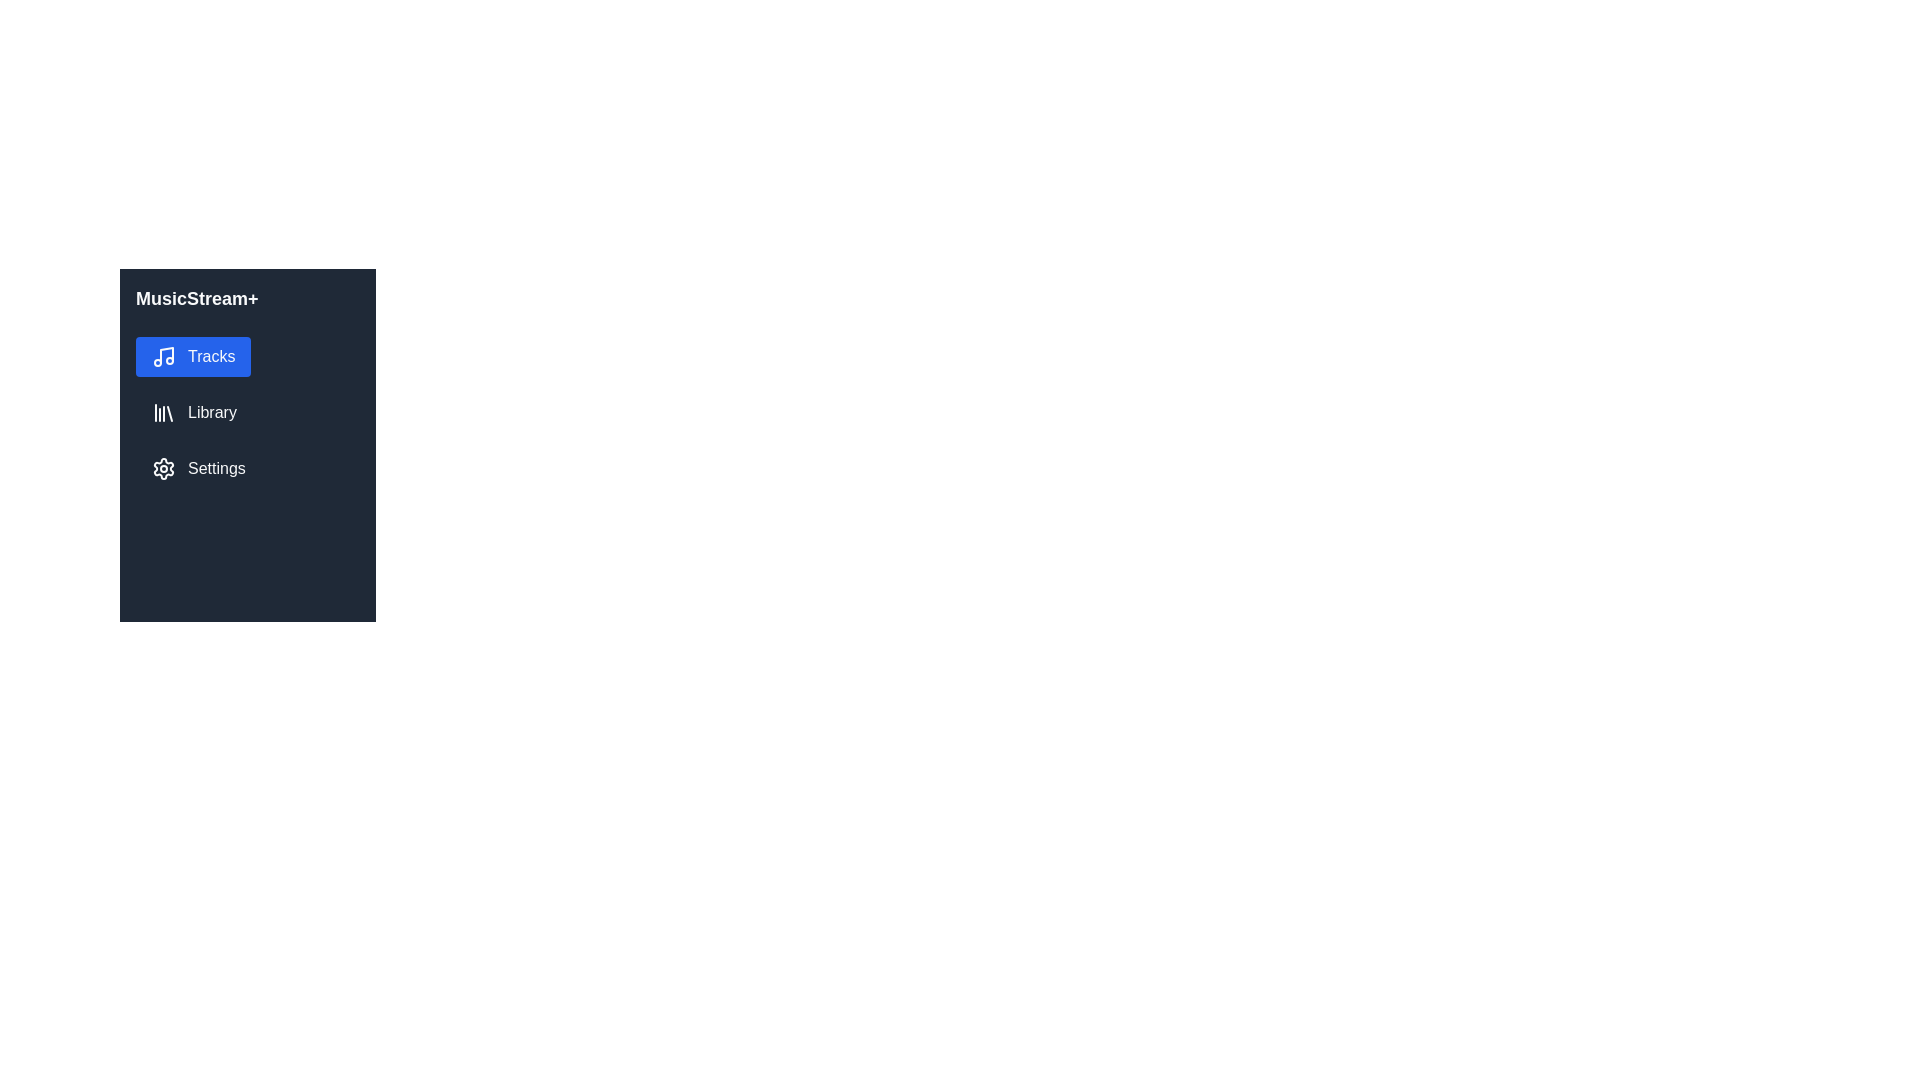  I want to click on the gear-shaped settings icon located to the left of the 'Settings' text in the vertical navigation menu, which has a clean, minimalist design and is visually distinct against a dark background, so click(163, 469).